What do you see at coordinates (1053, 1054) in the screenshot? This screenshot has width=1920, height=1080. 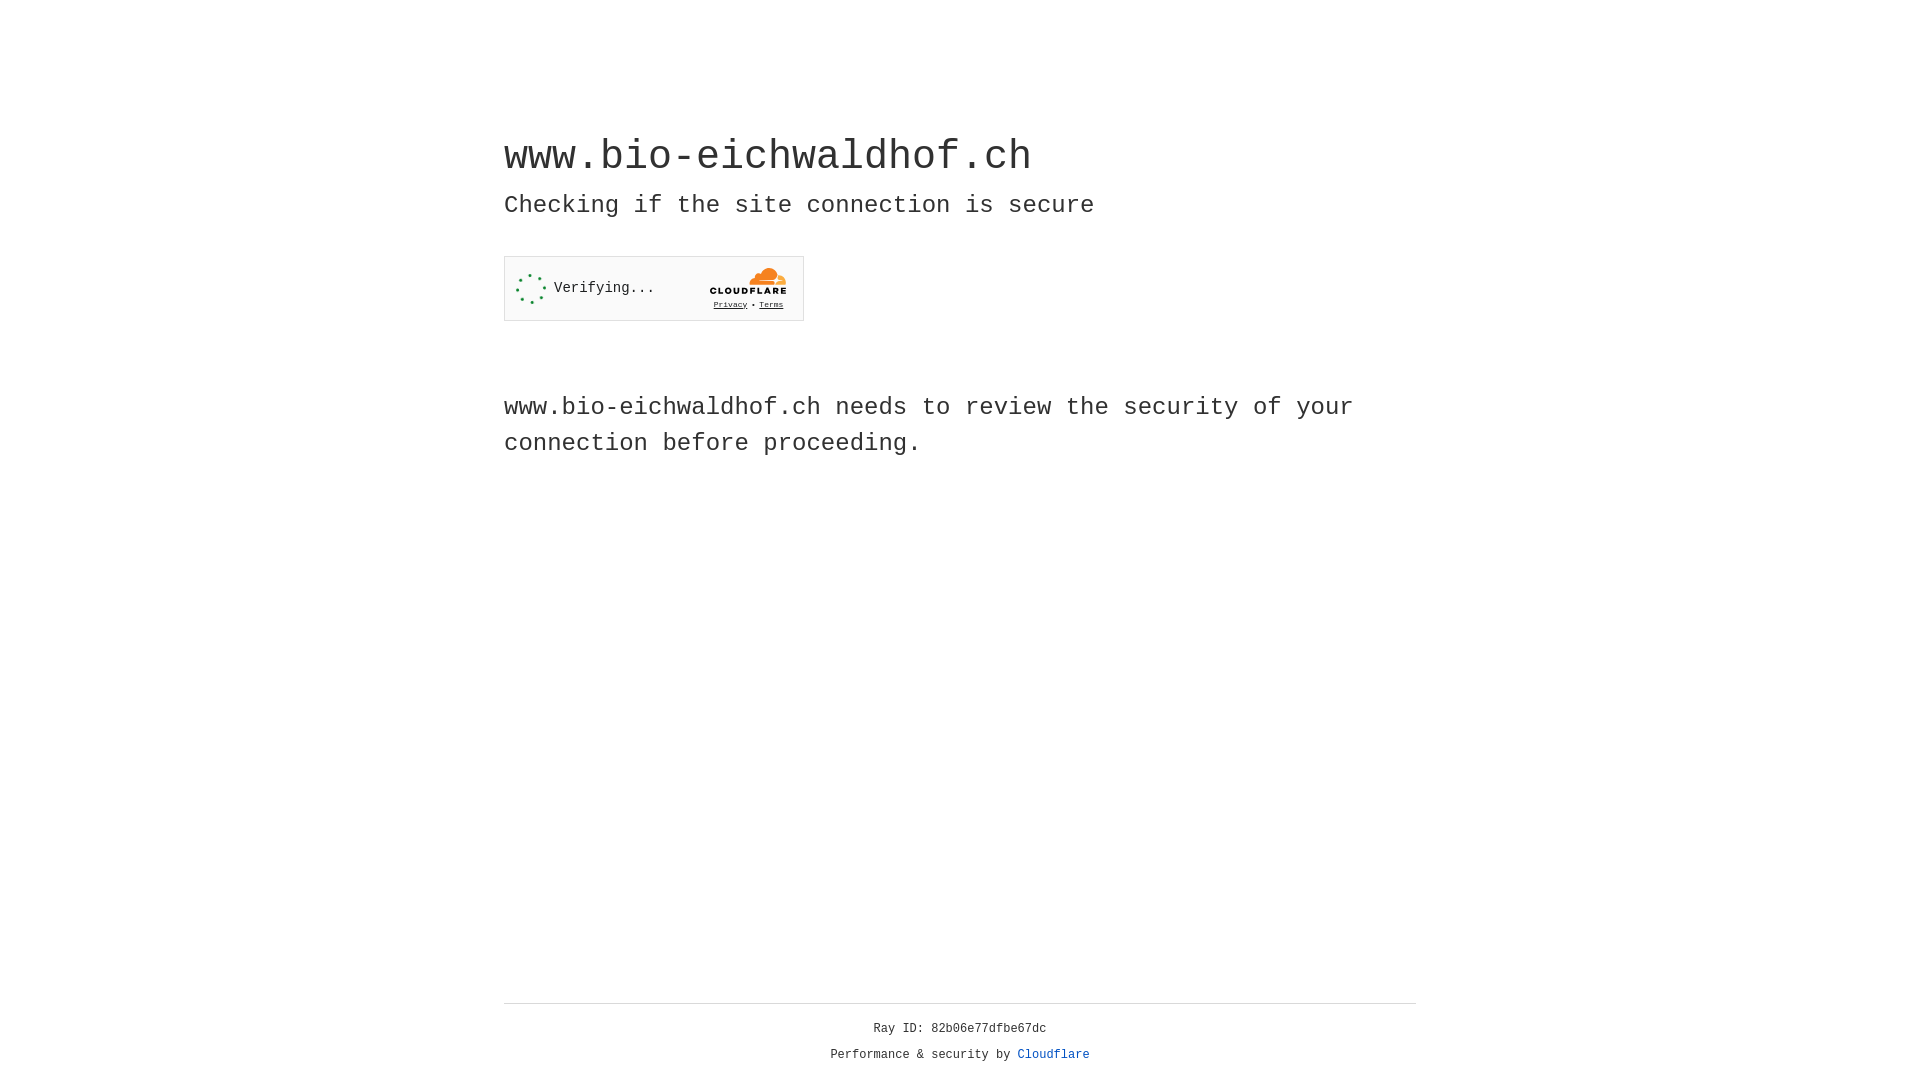 I see `'Cloudflare'` at bounding box center [1053, 1054].